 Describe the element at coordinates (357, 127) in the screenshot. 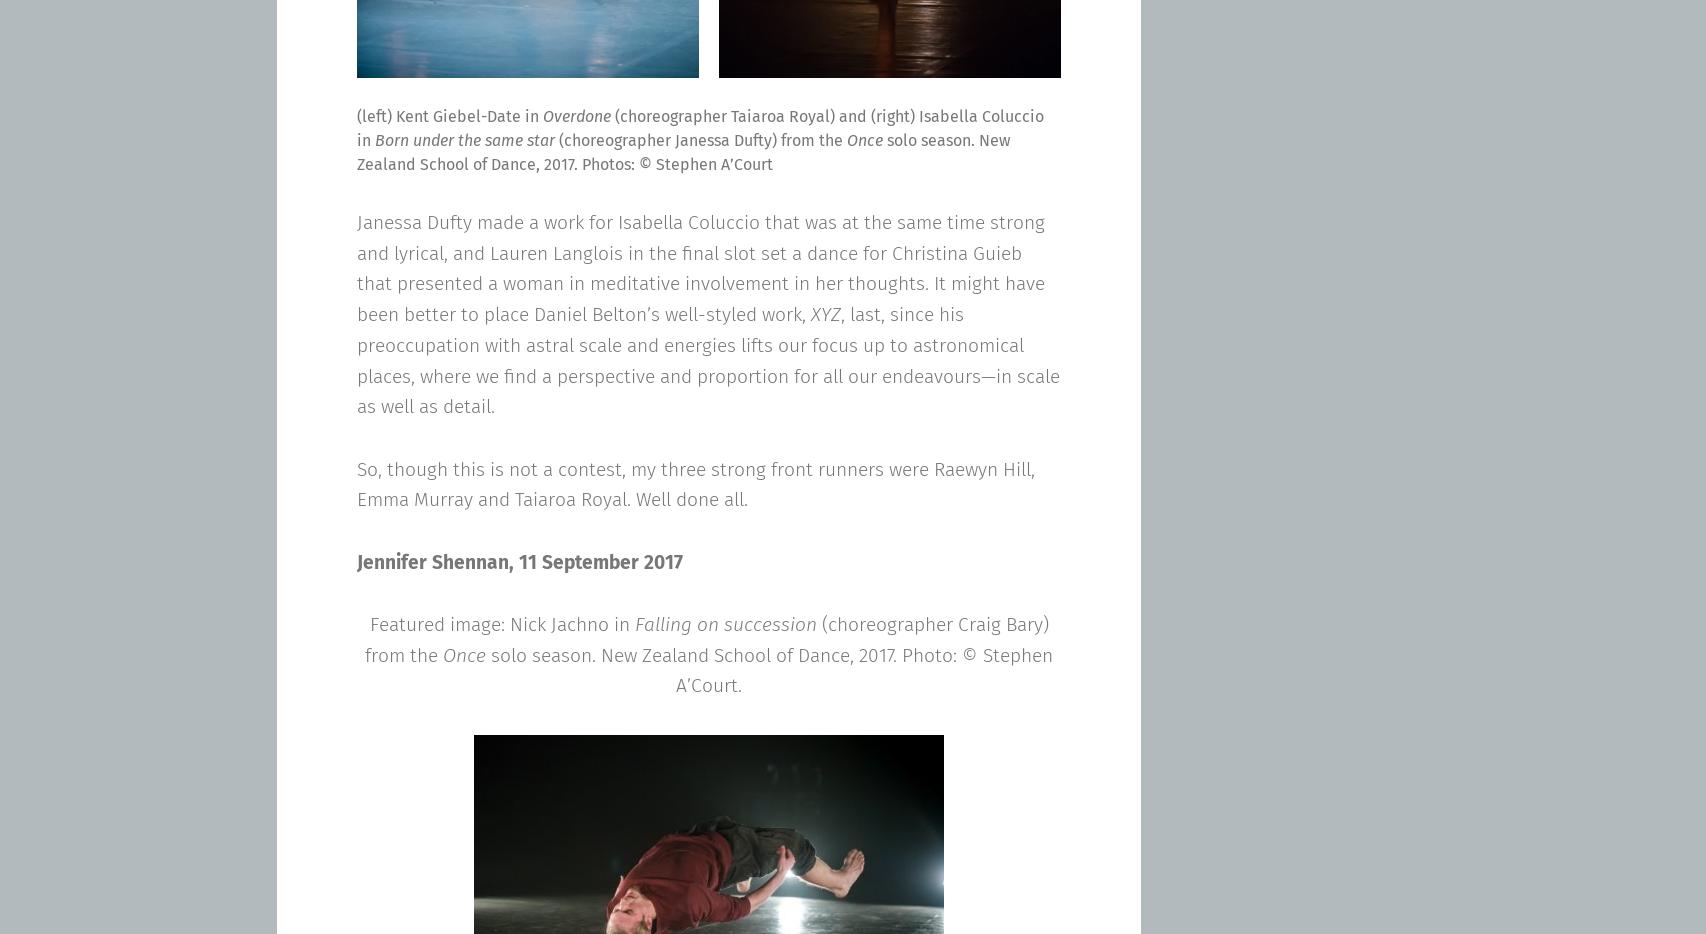

I see `'(choreographer Taiaroa Royal) and (right) Isabella Coluccio in'` at that location.